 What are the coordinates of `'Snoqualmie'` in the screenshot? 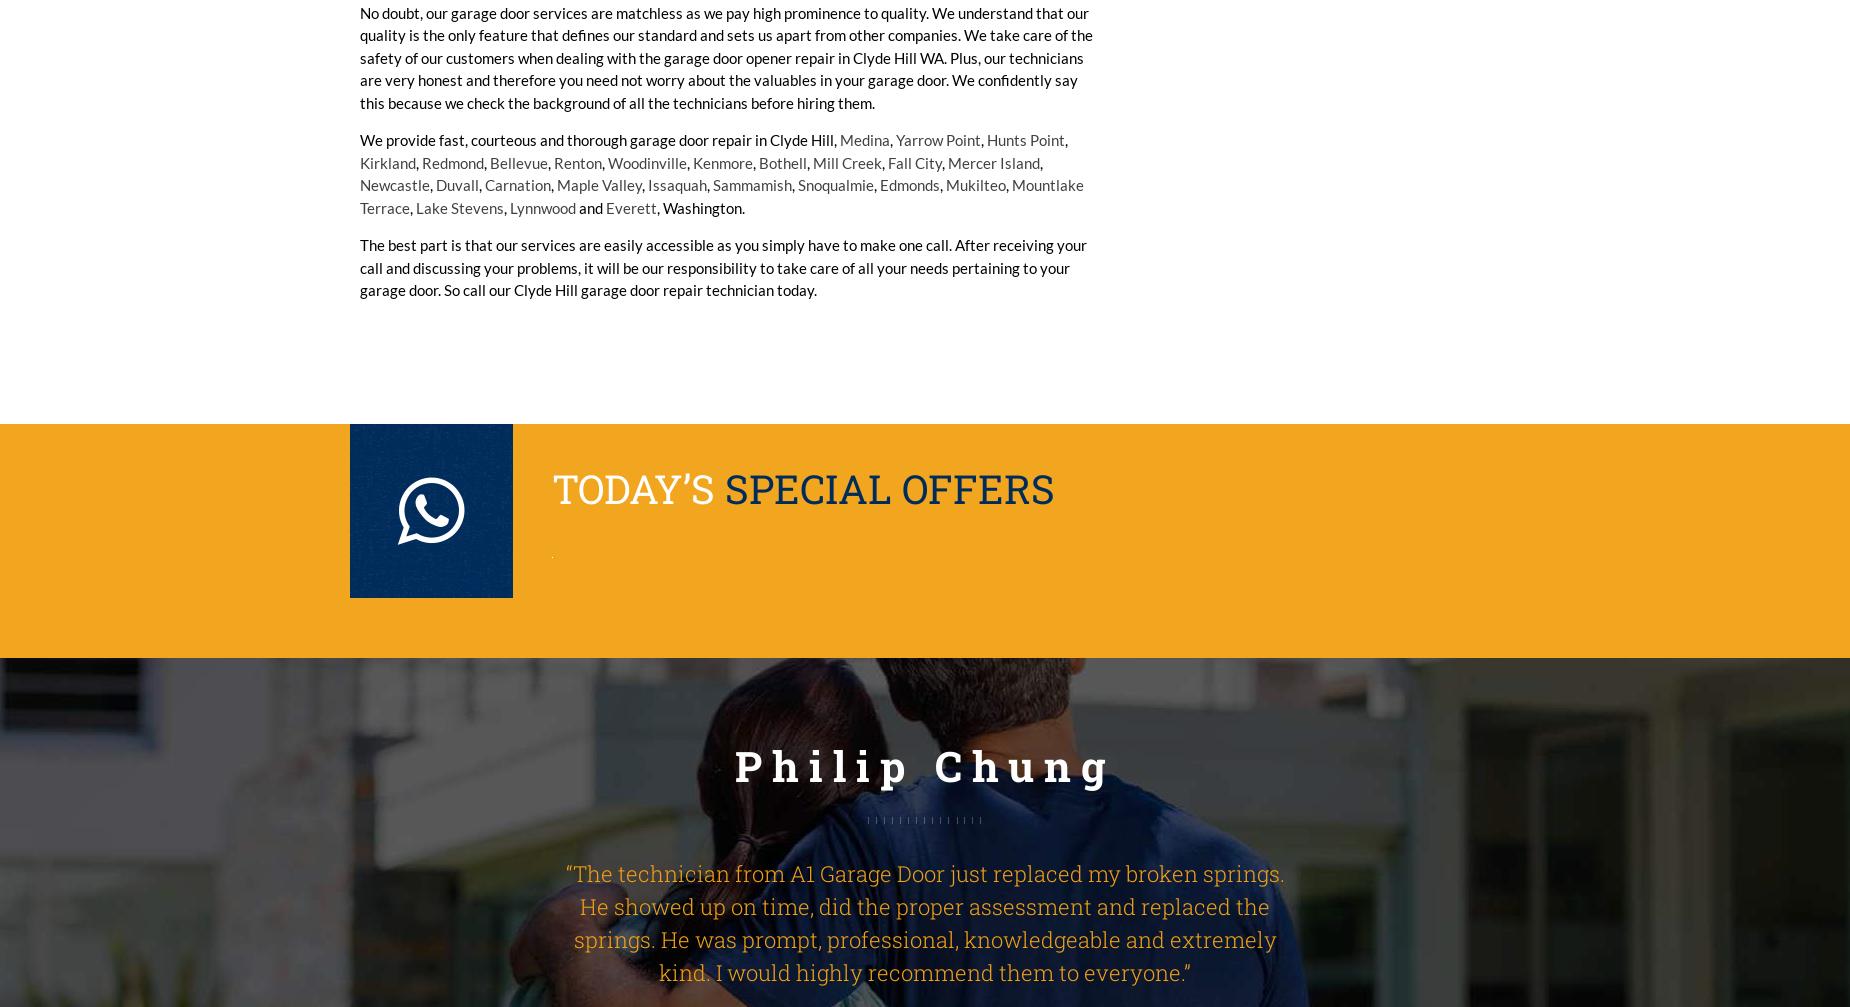 It's located at (836, 184).